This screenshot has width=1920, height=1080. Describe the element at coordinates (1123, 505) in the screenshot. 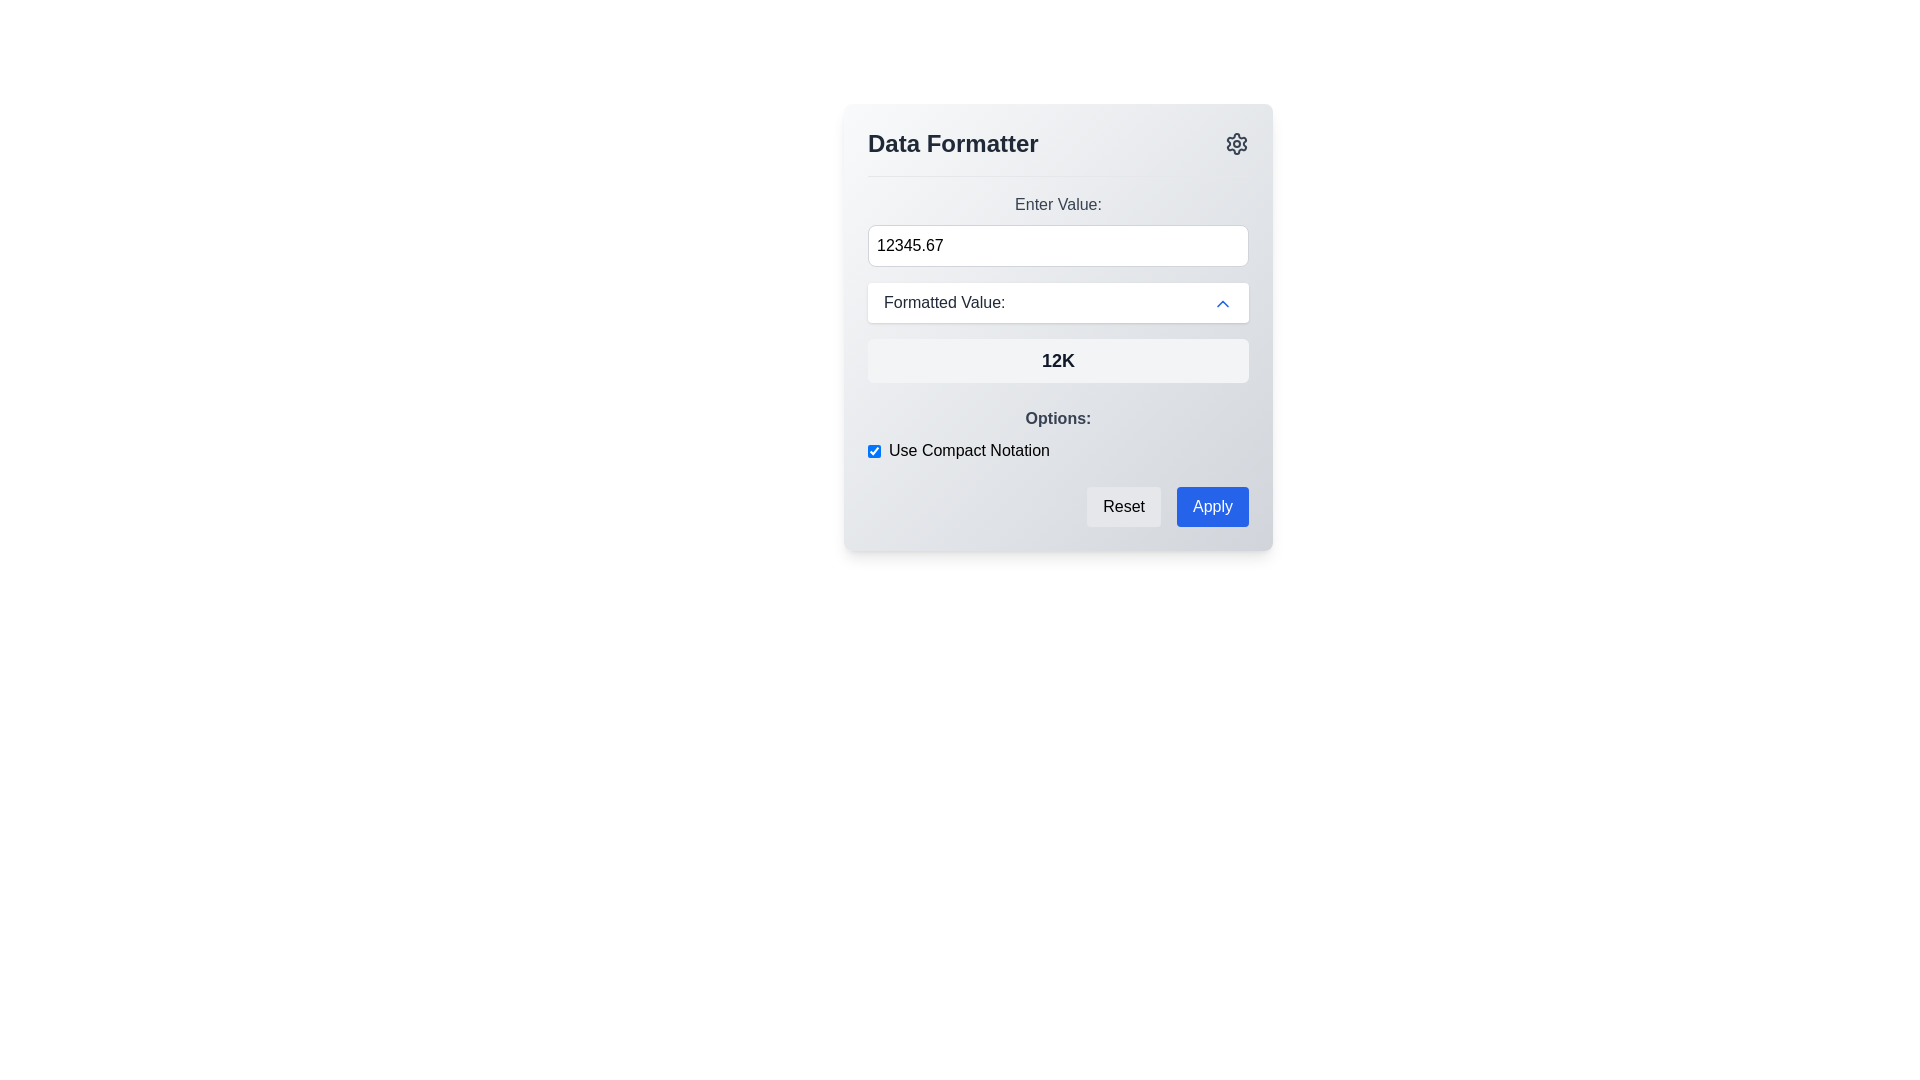

I see `the leftmost 'Reset' button located at the bottom-right of the card-like interface` at that location.